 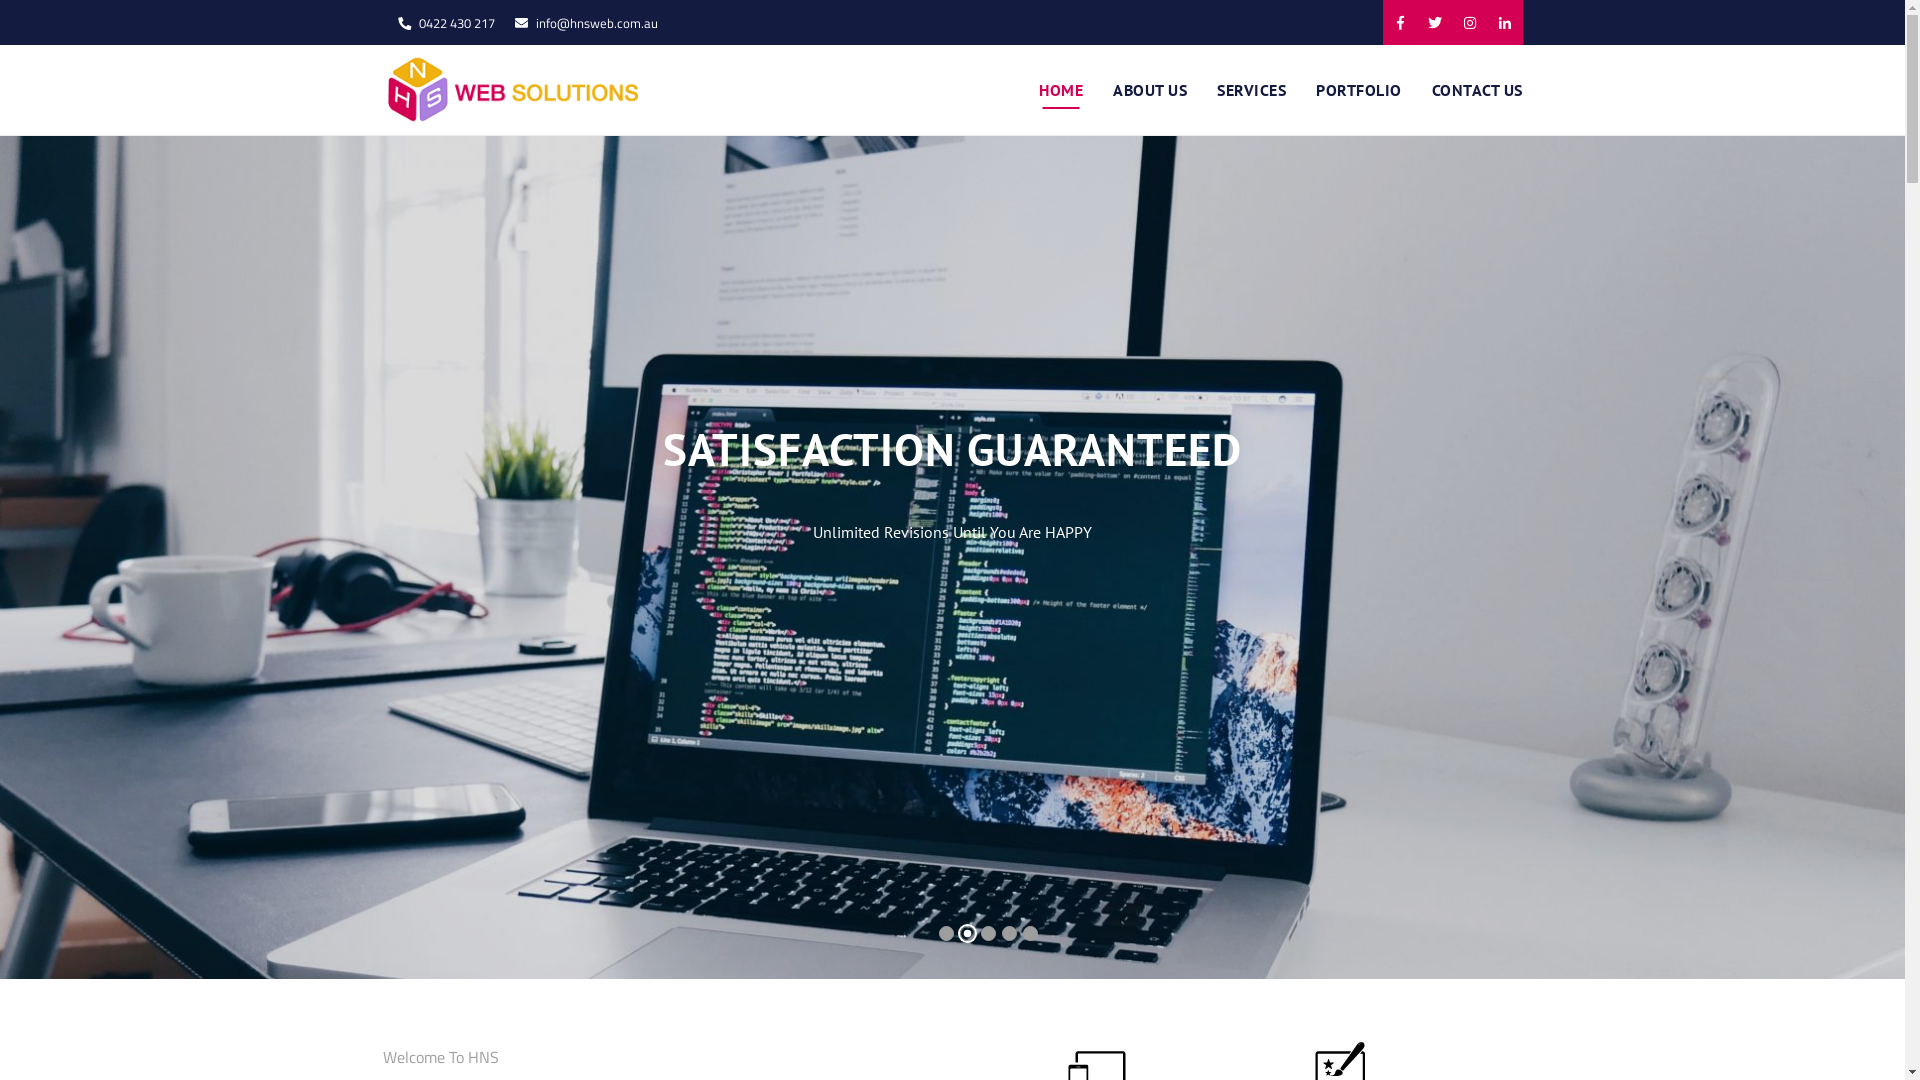 I want to click on 'ABOUT US', so click(x=1150, y=88).